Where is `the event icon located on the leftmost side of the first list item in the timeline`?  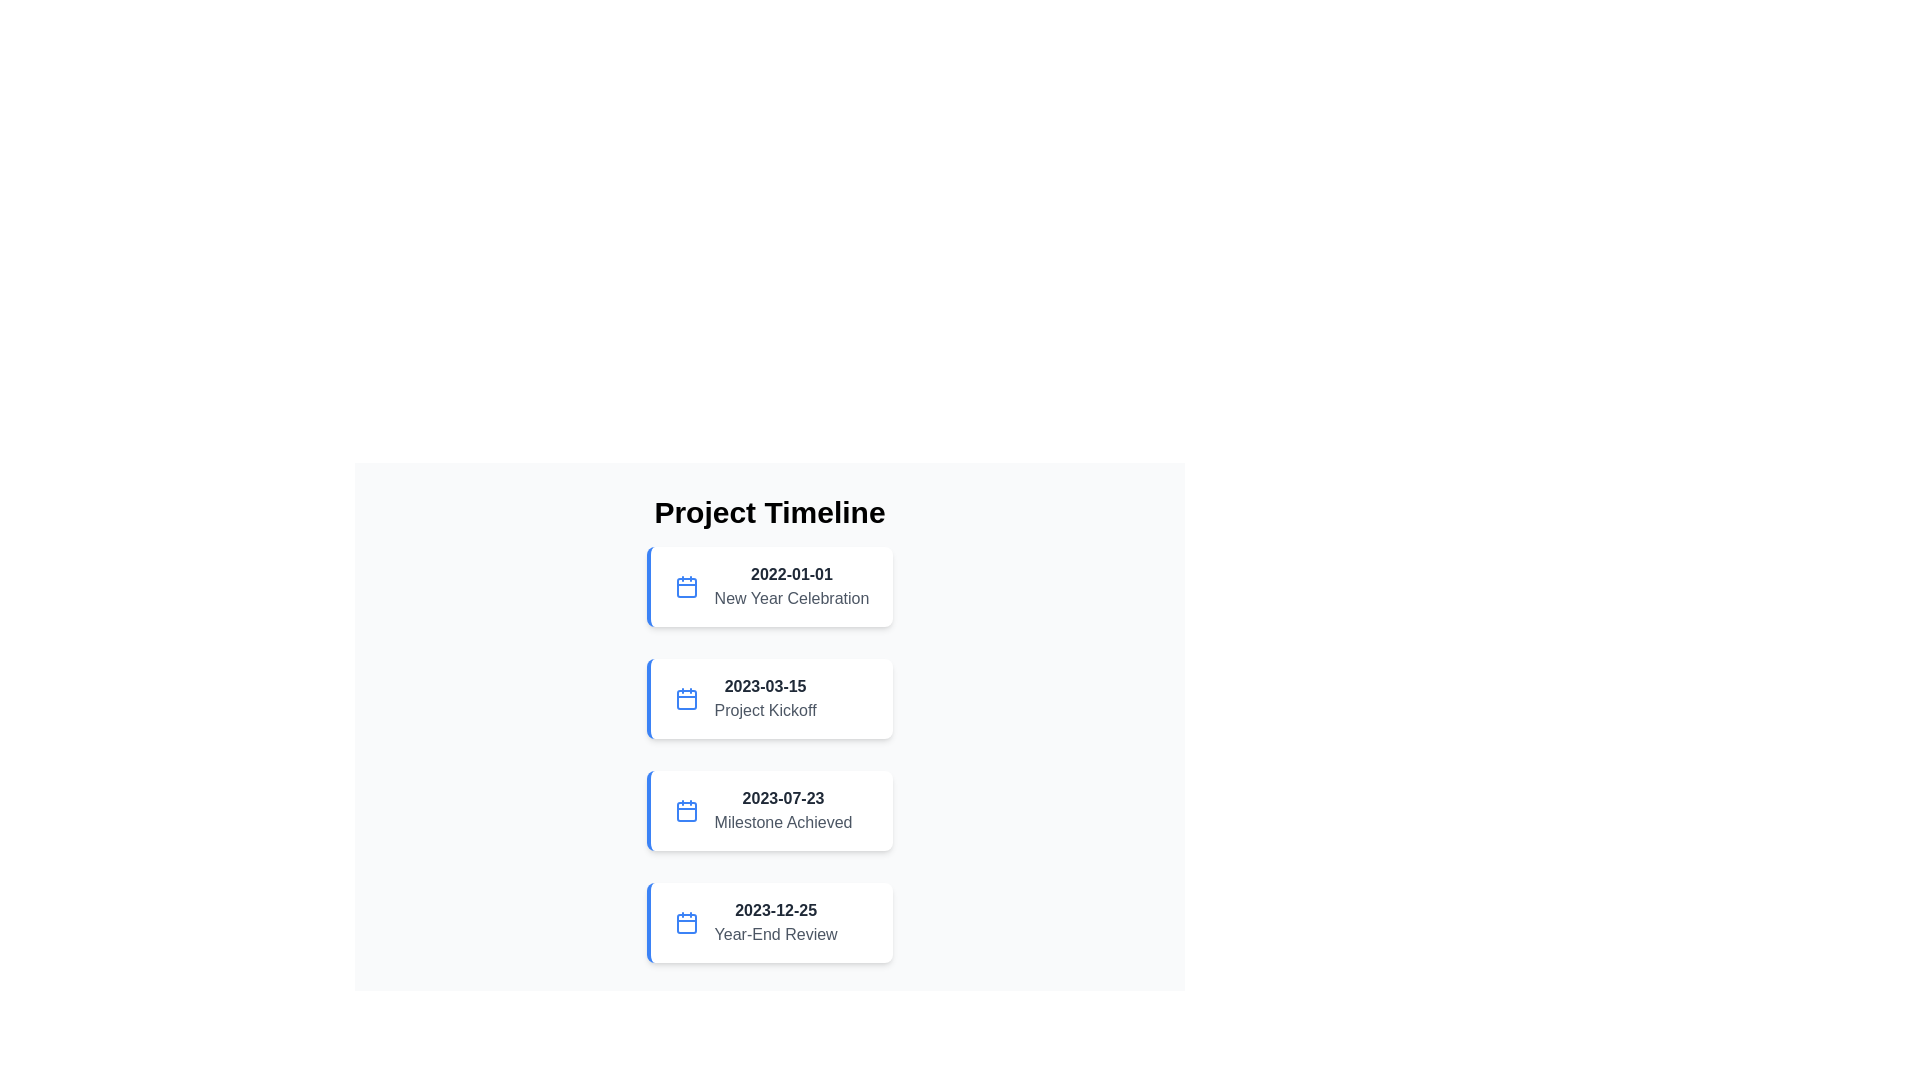 the event icon located on the leftmost side of the first list item in the timeline is located at coordinates (686, 585).